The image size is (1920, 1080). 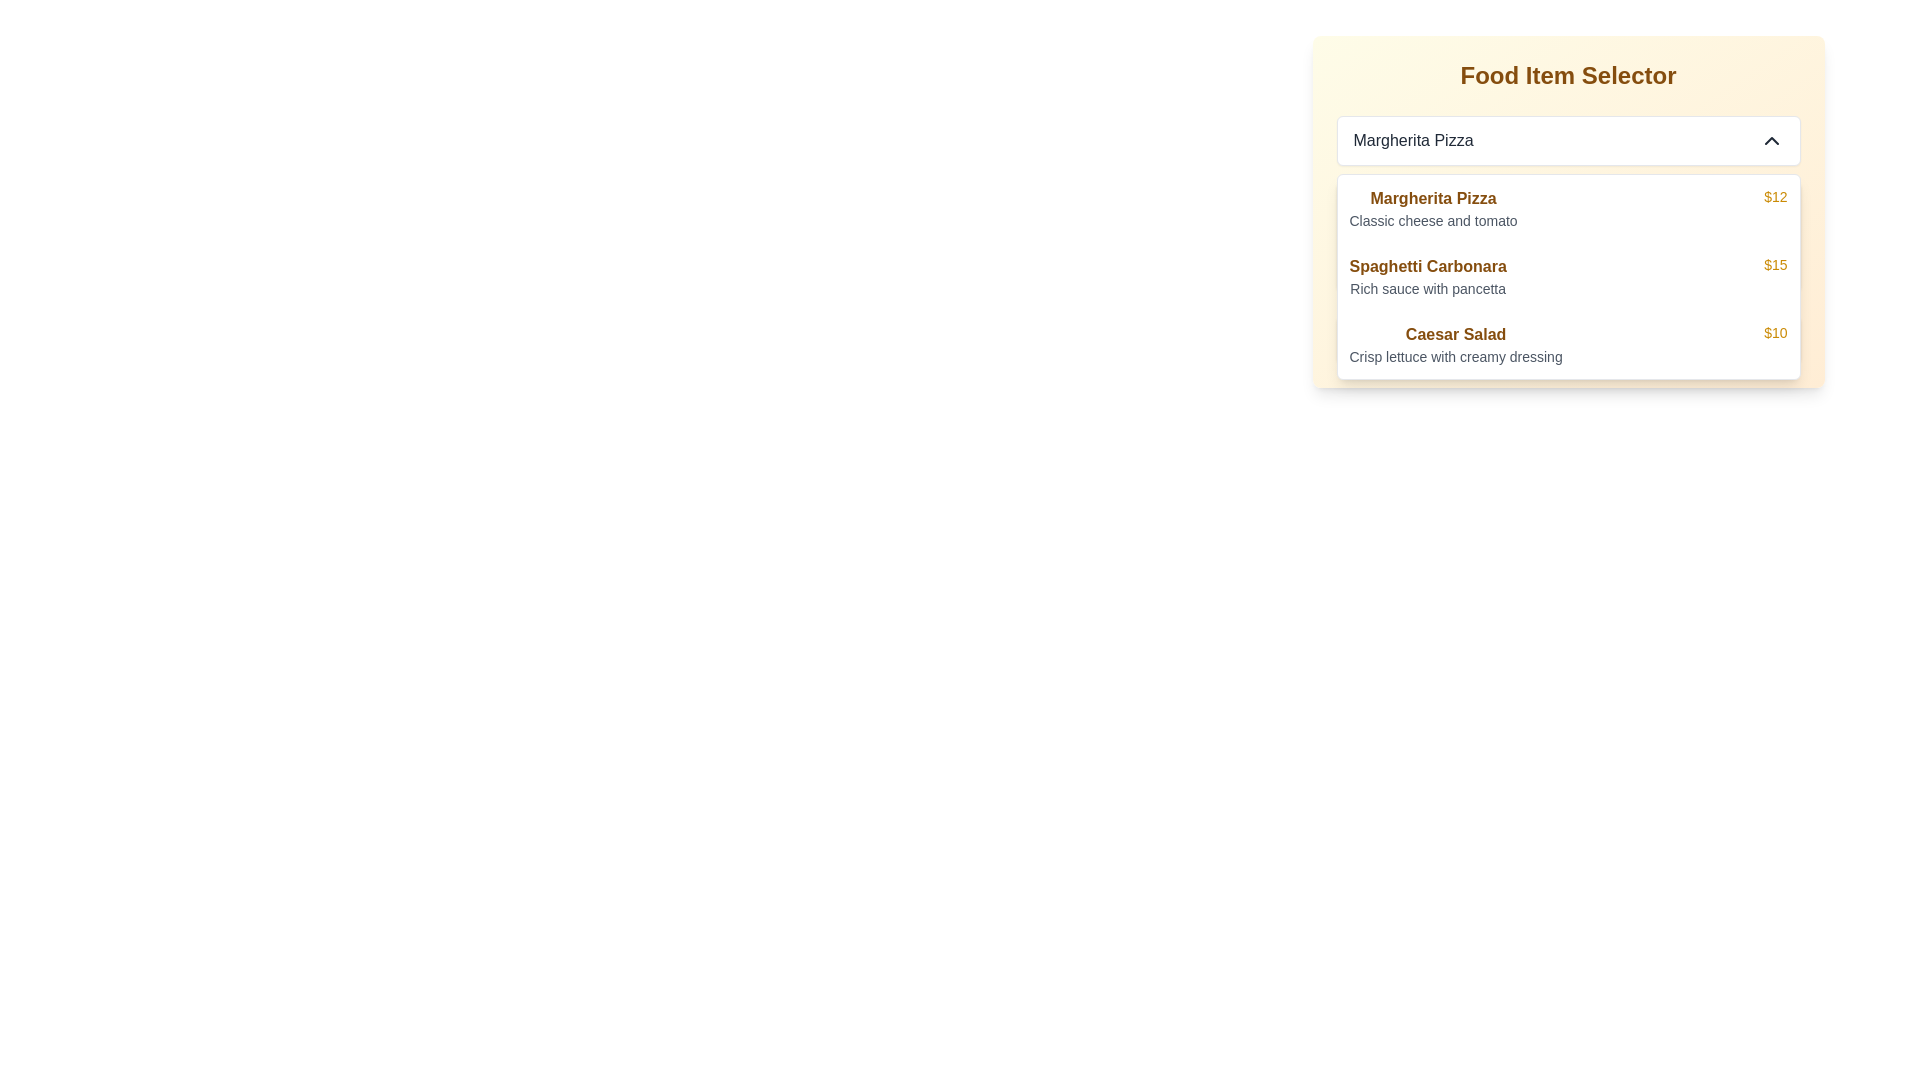 What do you see at coordinates (1775, 277) in the screenshot?
I see `the price label displaying the cost of the 'Spaghetti Carbonara' item, located on the right side of its row in the menu list` at bounding box center [1775, 277].